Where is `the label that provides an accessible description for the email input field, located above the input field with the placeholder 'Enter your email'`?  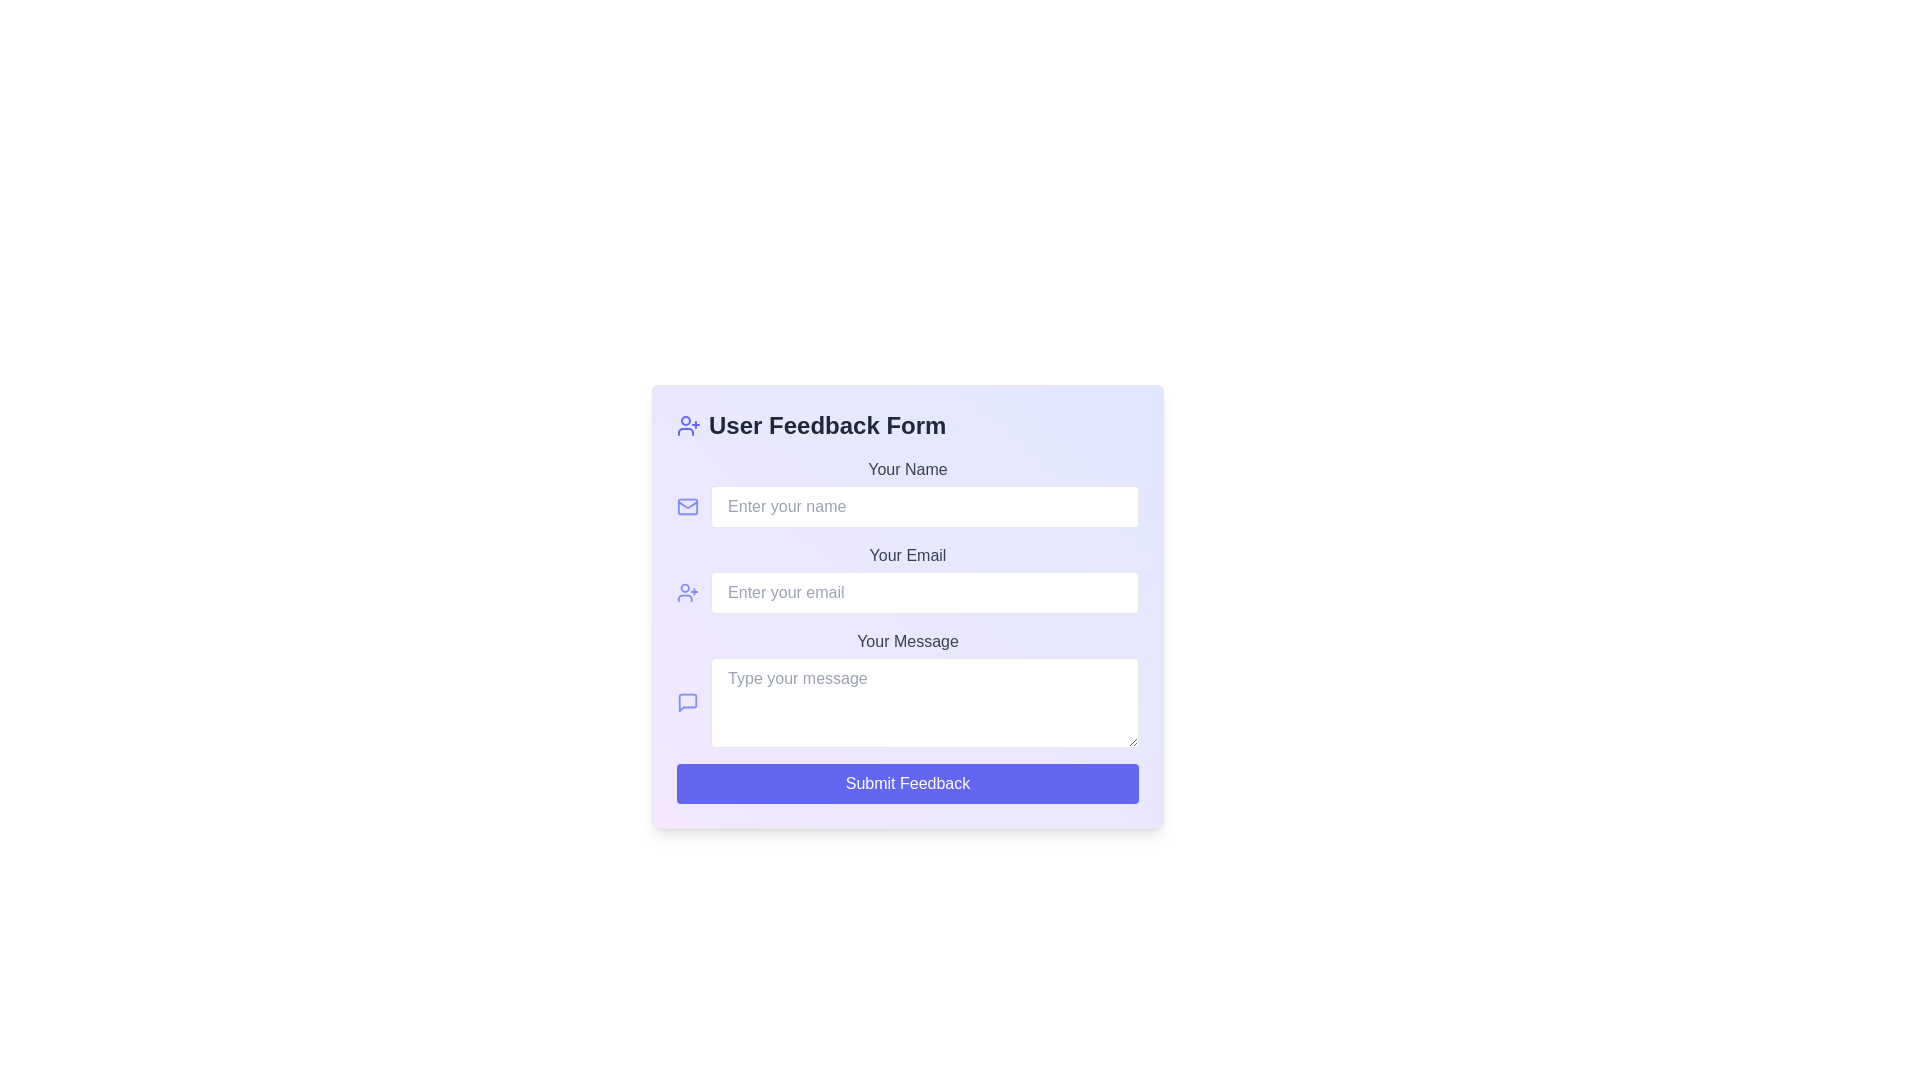 the label that provides an accessible description for the email input field, located above the input field with the placeholder 'Enter your email' is located at coordinates (906, 555).